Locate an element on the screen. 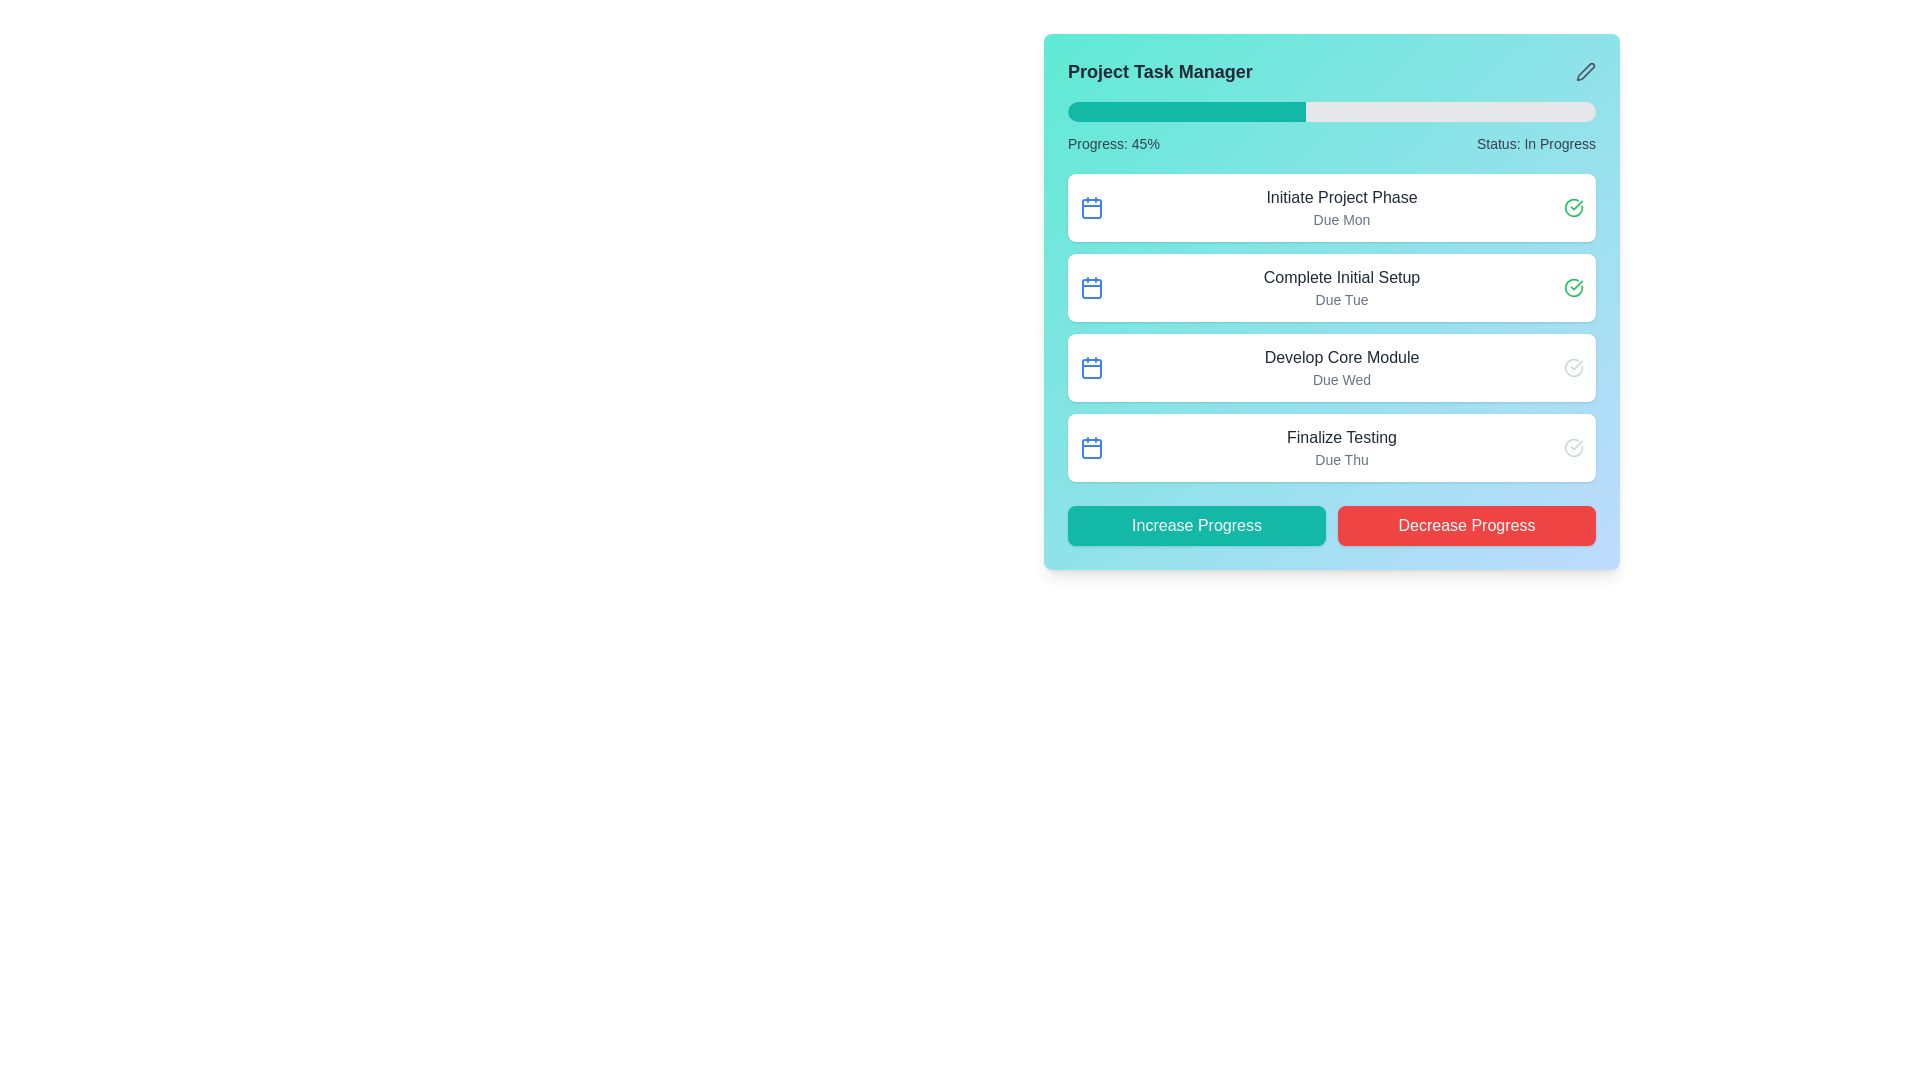  the task card titled 'Develop Core Module' with the due date 'Due Wed' in the 'Project Task Manager' is located at coordinates (1331, 367).